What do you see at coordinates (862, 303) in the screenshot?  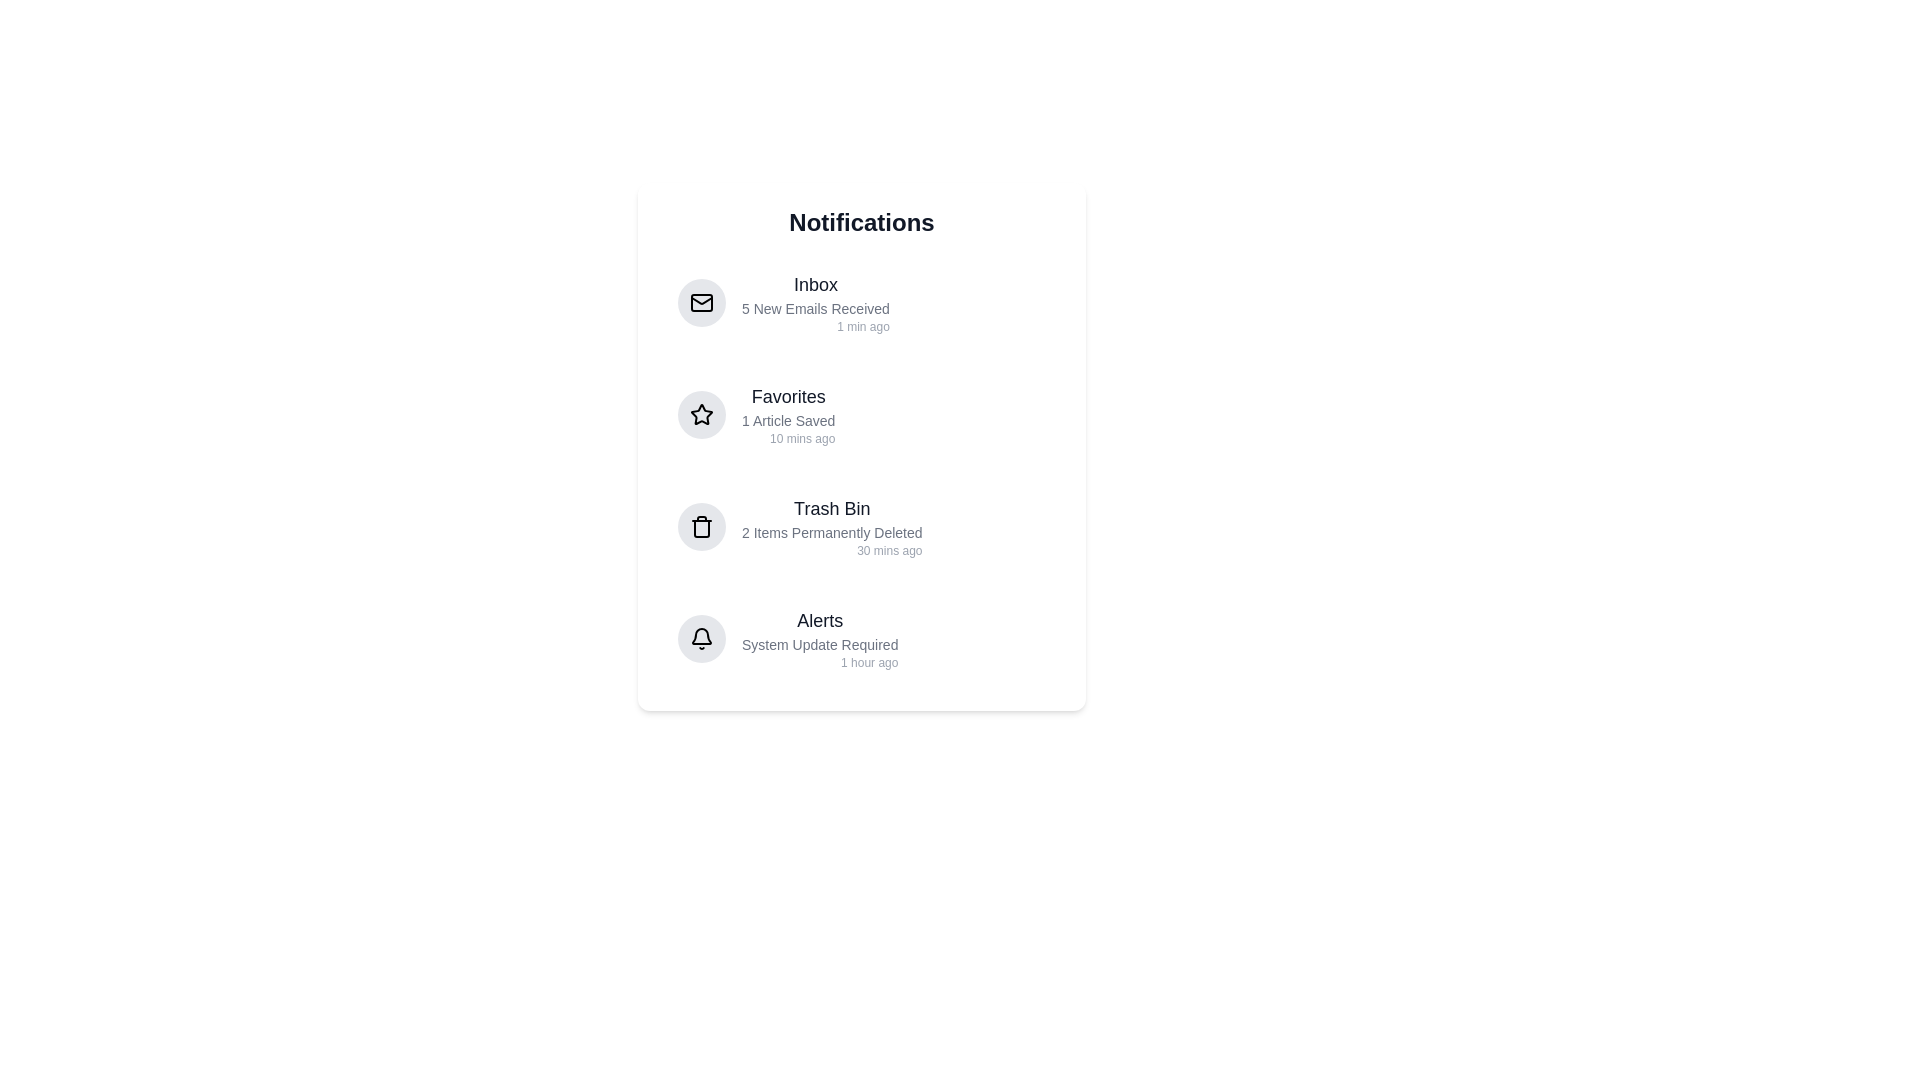 I see `the notification Inbox to see its hover effect` at bounding box center [862, 303].